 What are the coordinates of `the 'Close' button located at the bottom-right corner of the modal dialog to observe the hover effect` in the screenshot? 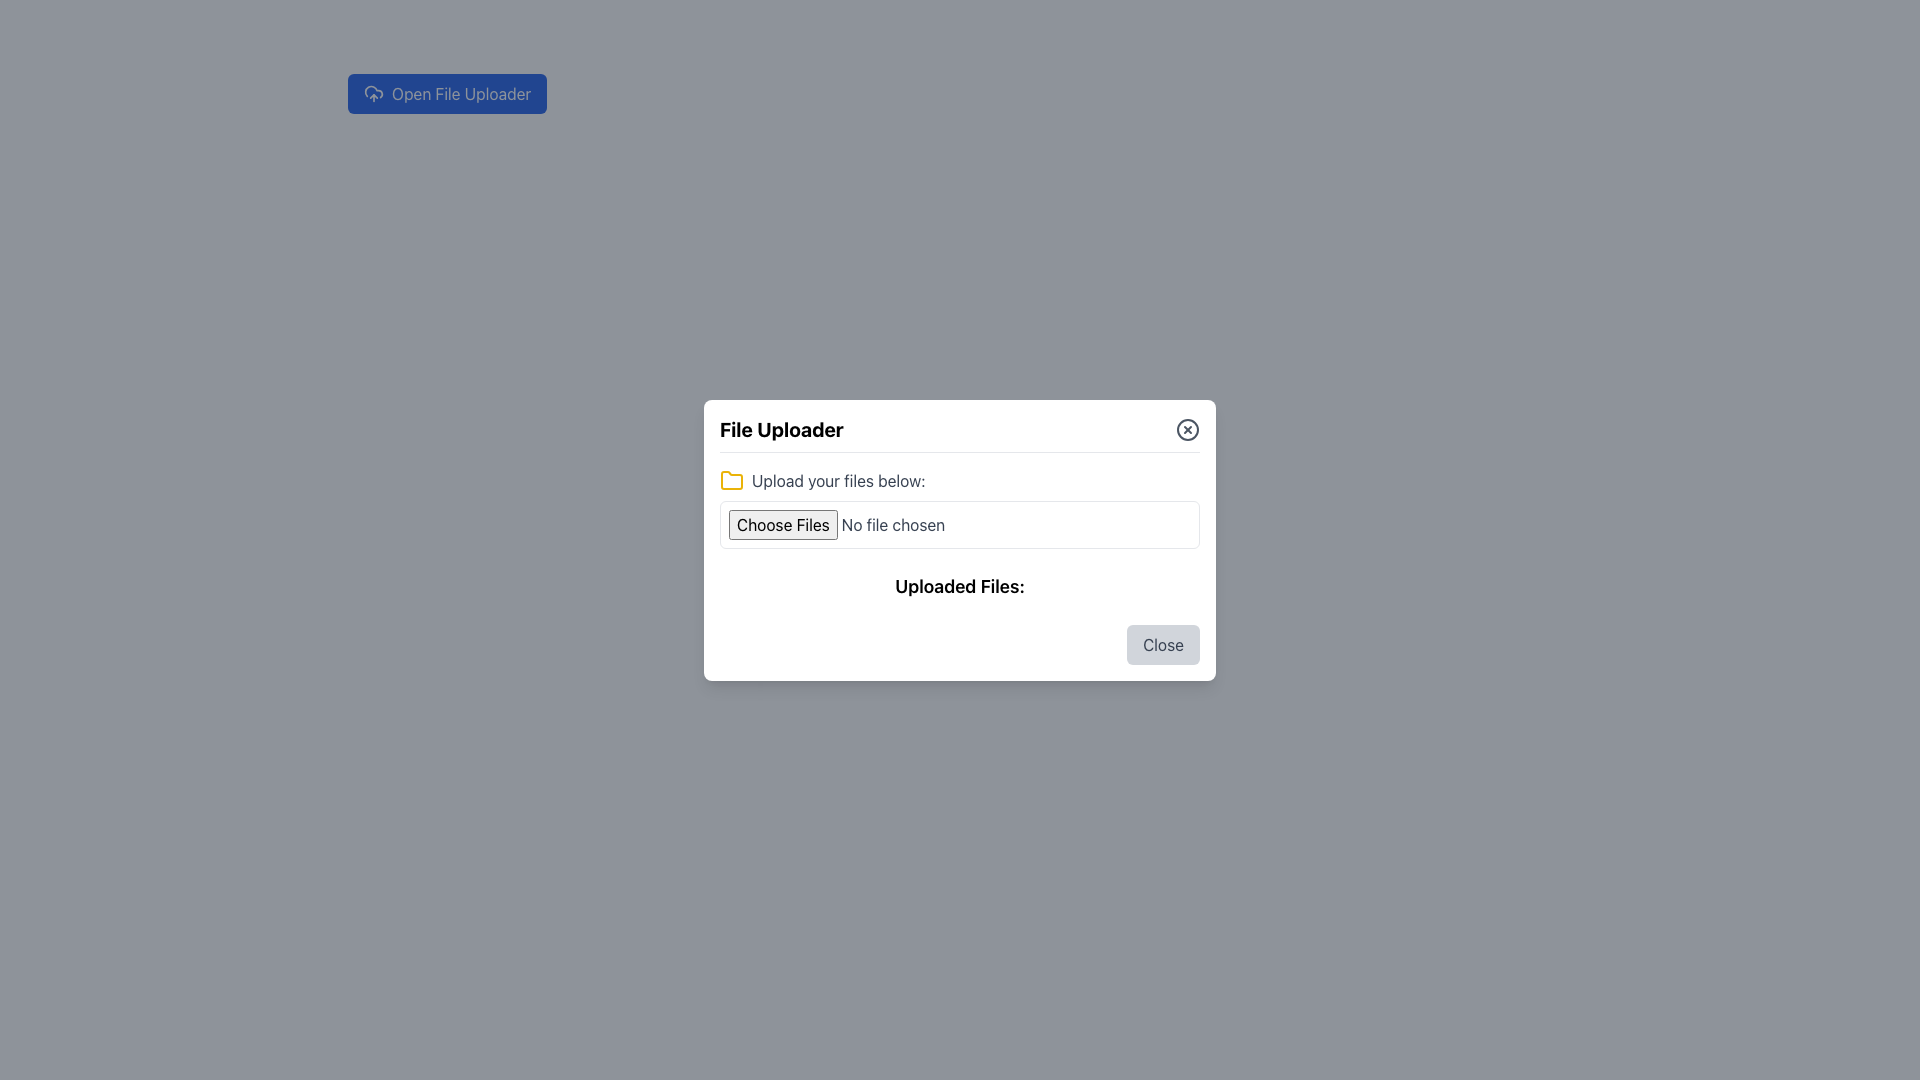 It's located at (1163, 644).